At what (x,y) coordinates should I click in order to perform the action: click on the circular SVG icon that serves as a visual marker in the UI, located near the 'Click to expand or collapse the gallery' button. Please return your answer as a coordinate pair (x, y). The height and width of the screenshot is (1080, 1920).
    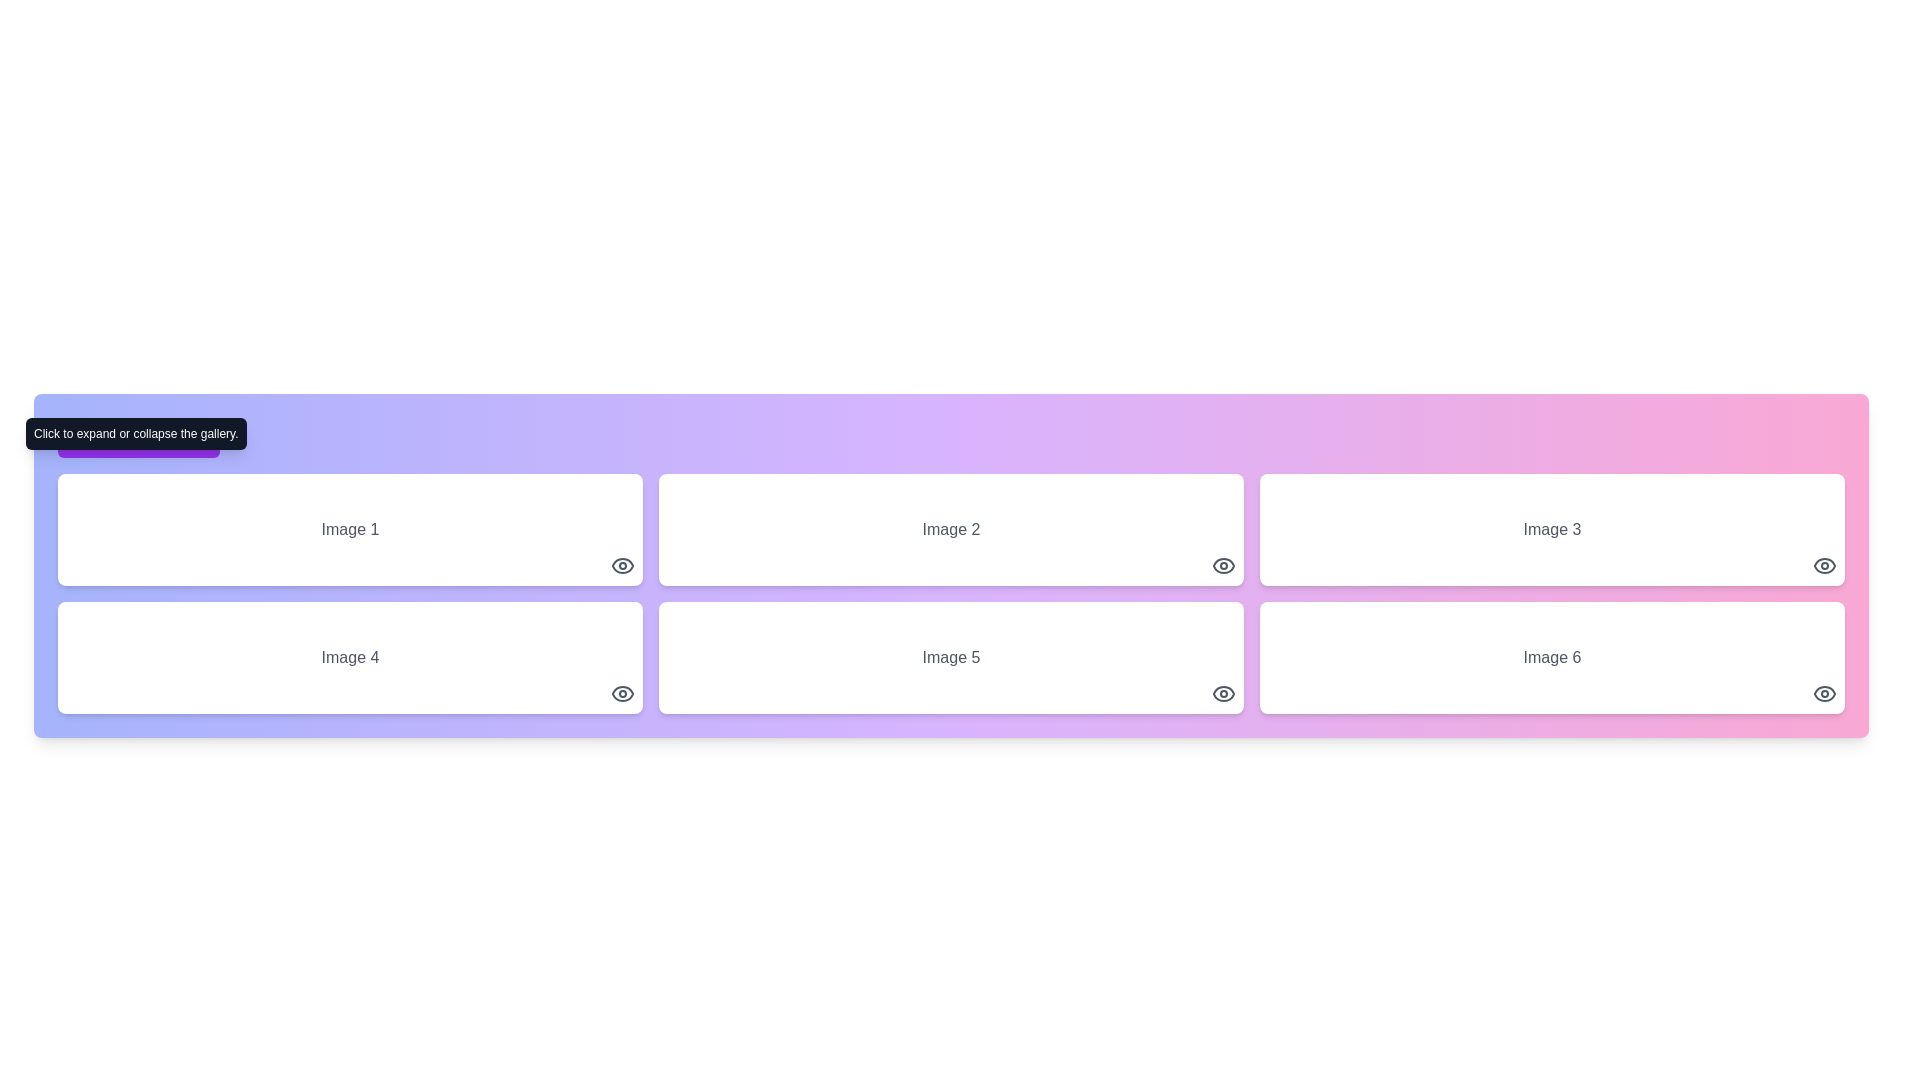
    Looking at the image, I should click on (82, 437).